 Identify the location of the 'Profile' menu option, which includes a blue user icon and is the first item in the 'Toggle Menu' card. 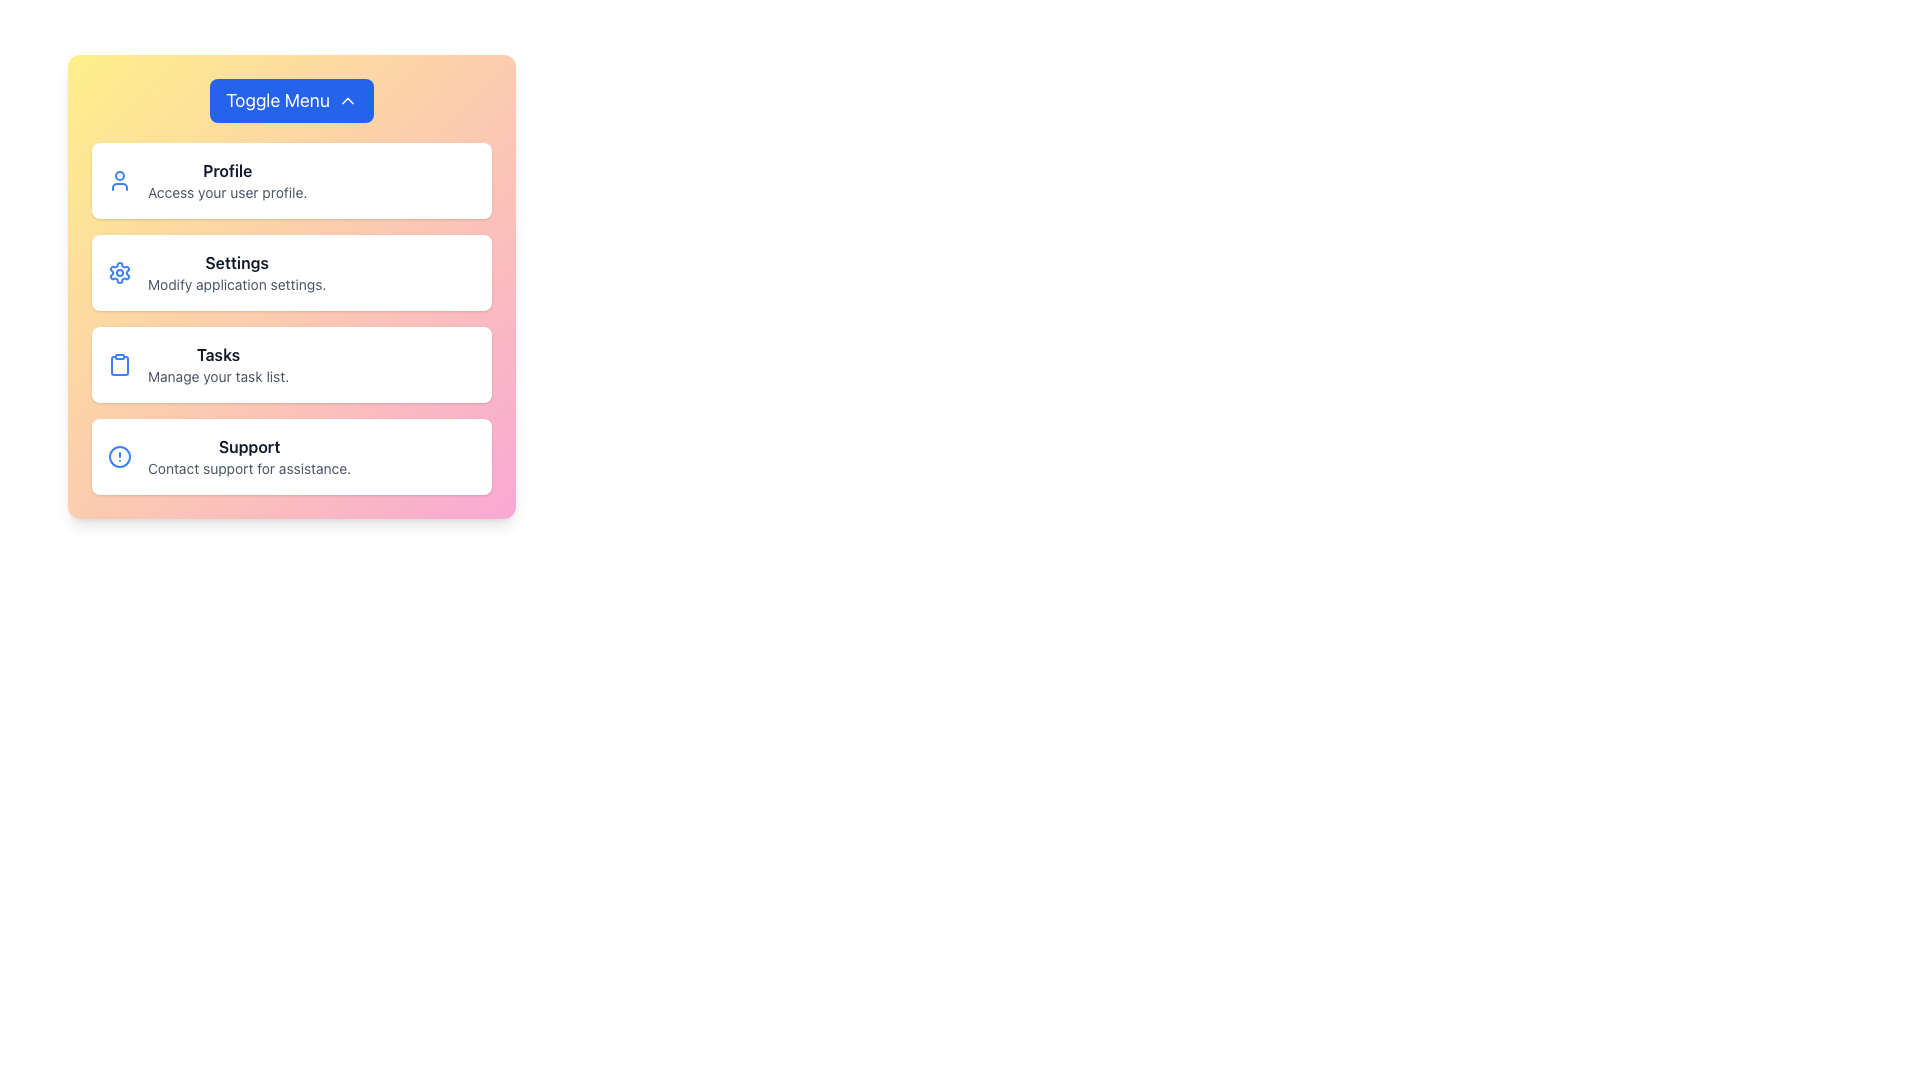
(227, 181).